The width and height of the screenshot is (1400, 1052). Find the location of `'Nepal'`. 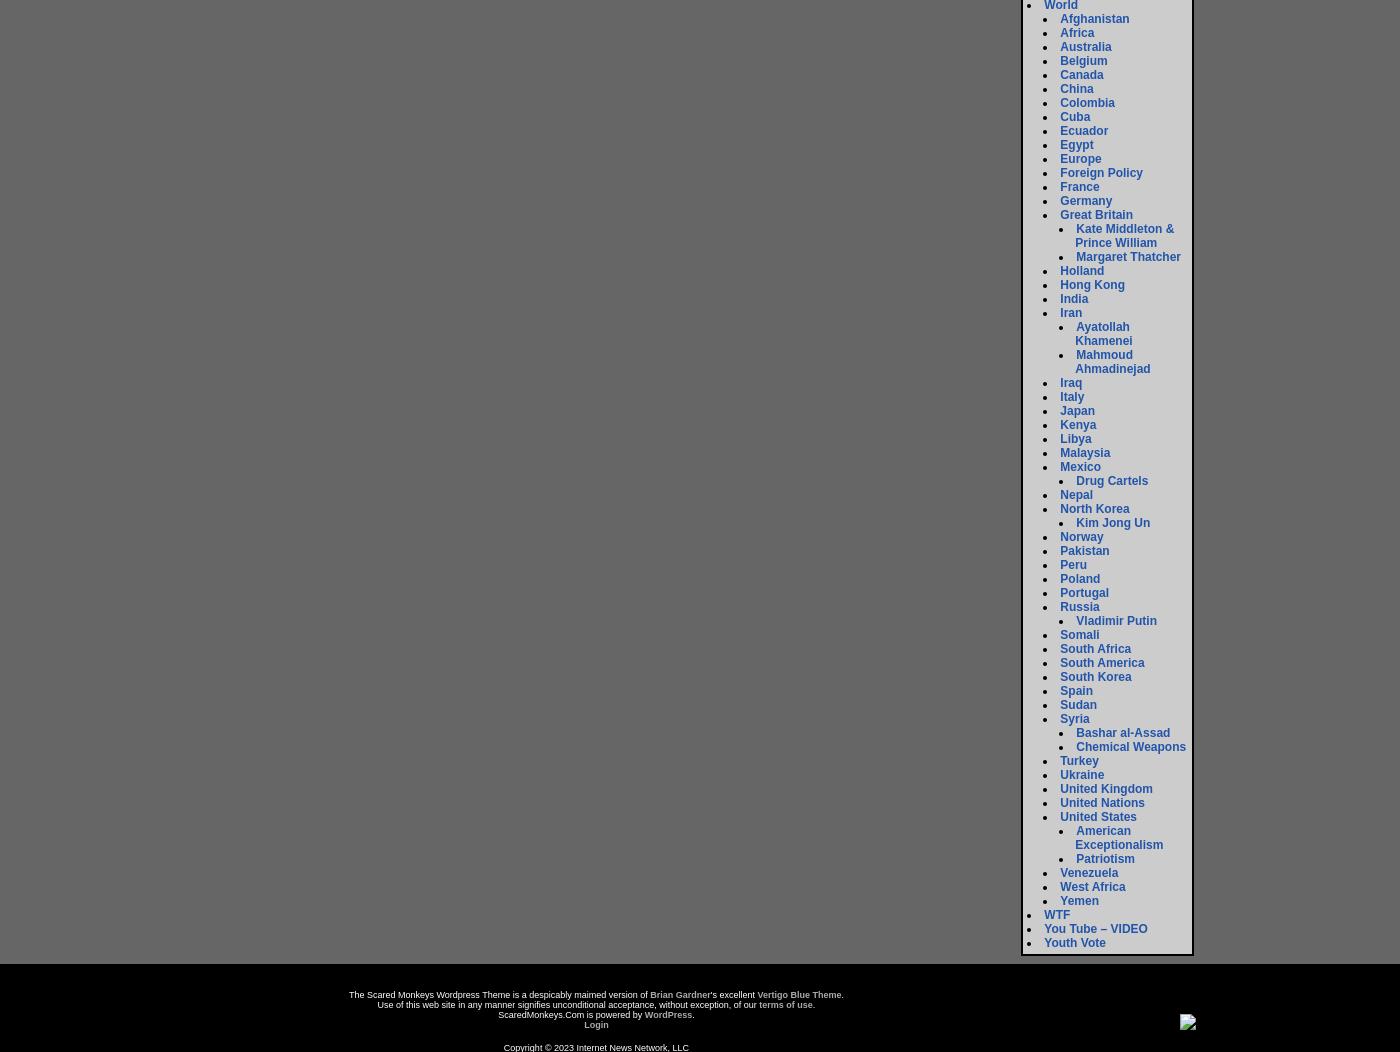

'Nepal' is located at coordinates (1076, 493).